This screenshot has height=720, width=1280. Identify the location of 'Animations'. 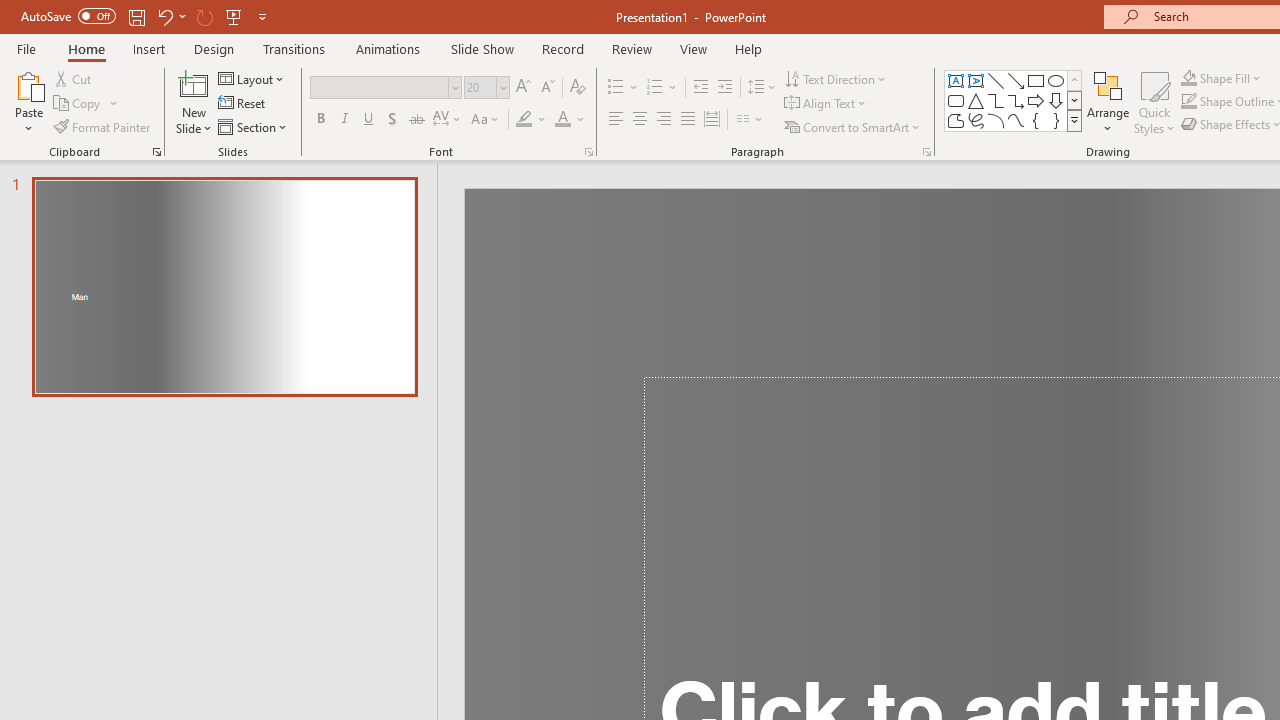
(388, 48).